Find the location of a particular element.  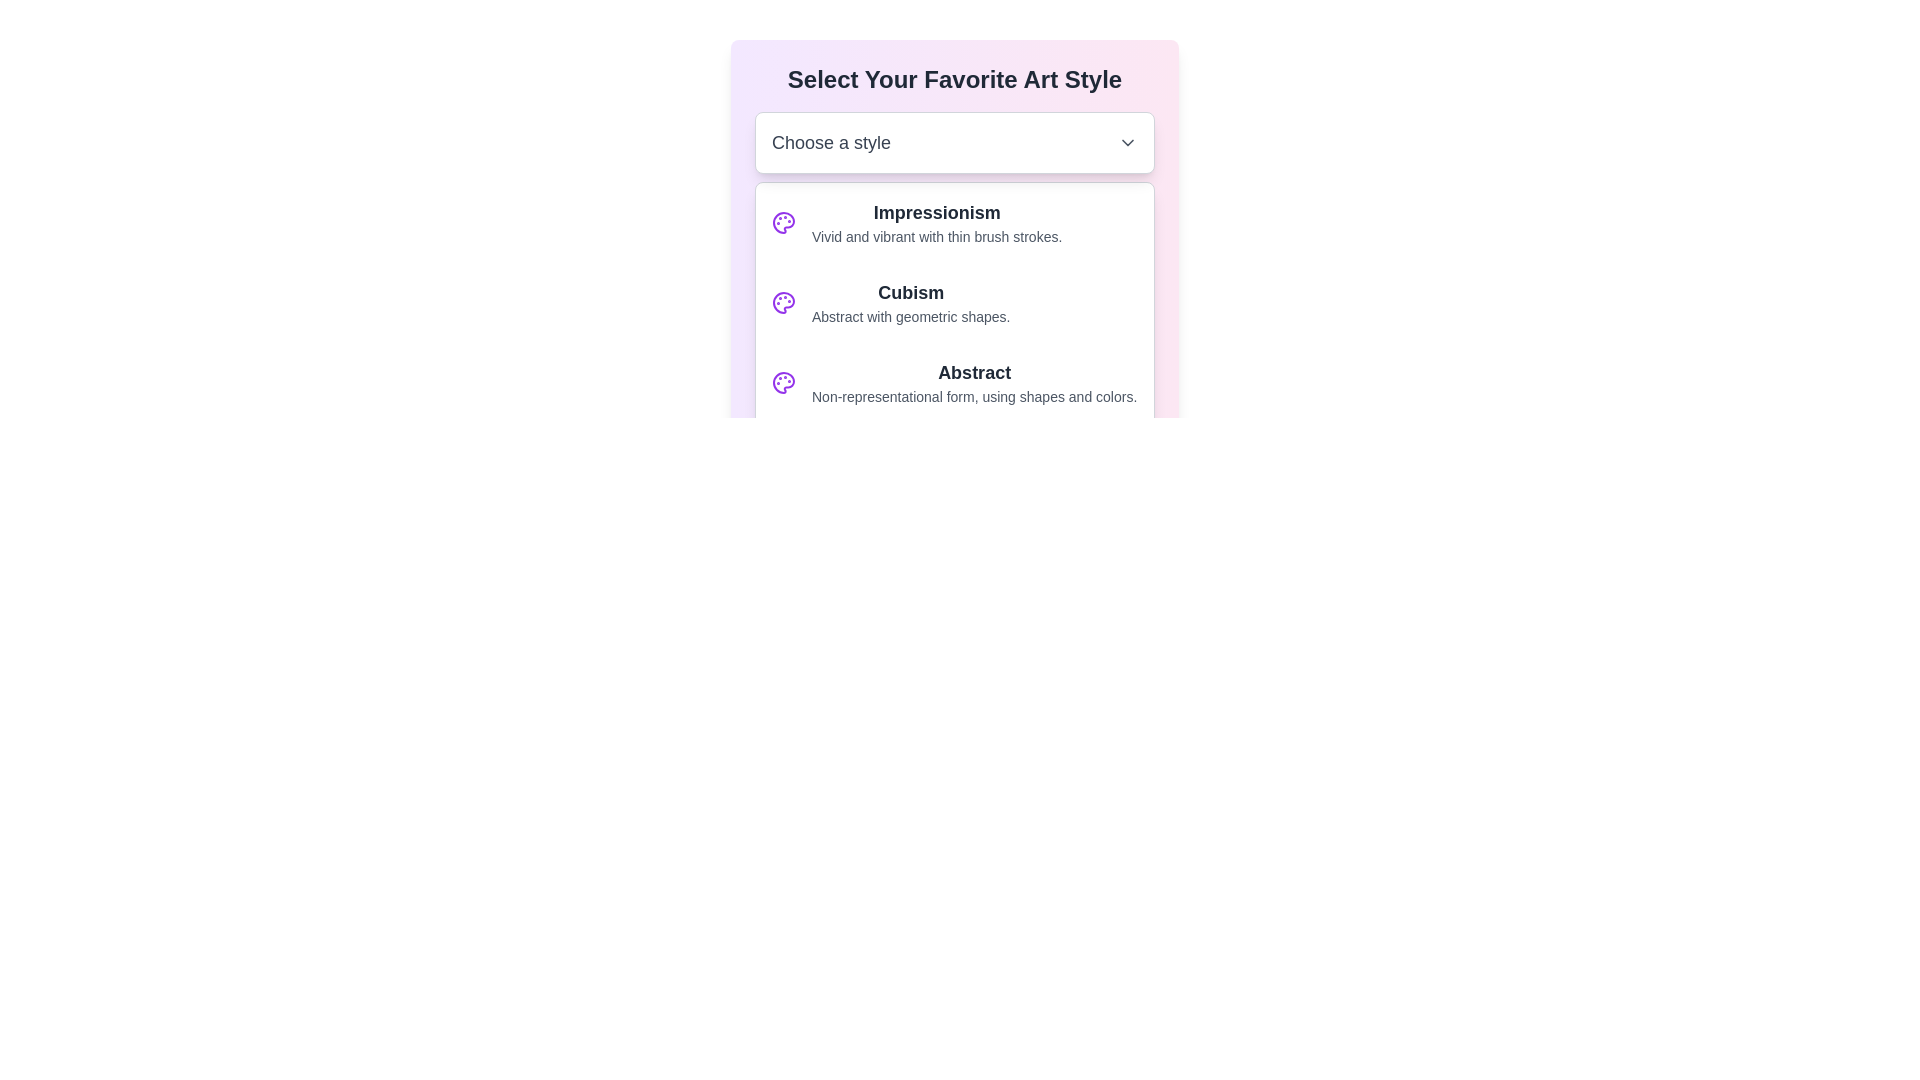

the 'Abstract' art style card, which is the third option in the list of art styles is located at coordinates (954, 382).